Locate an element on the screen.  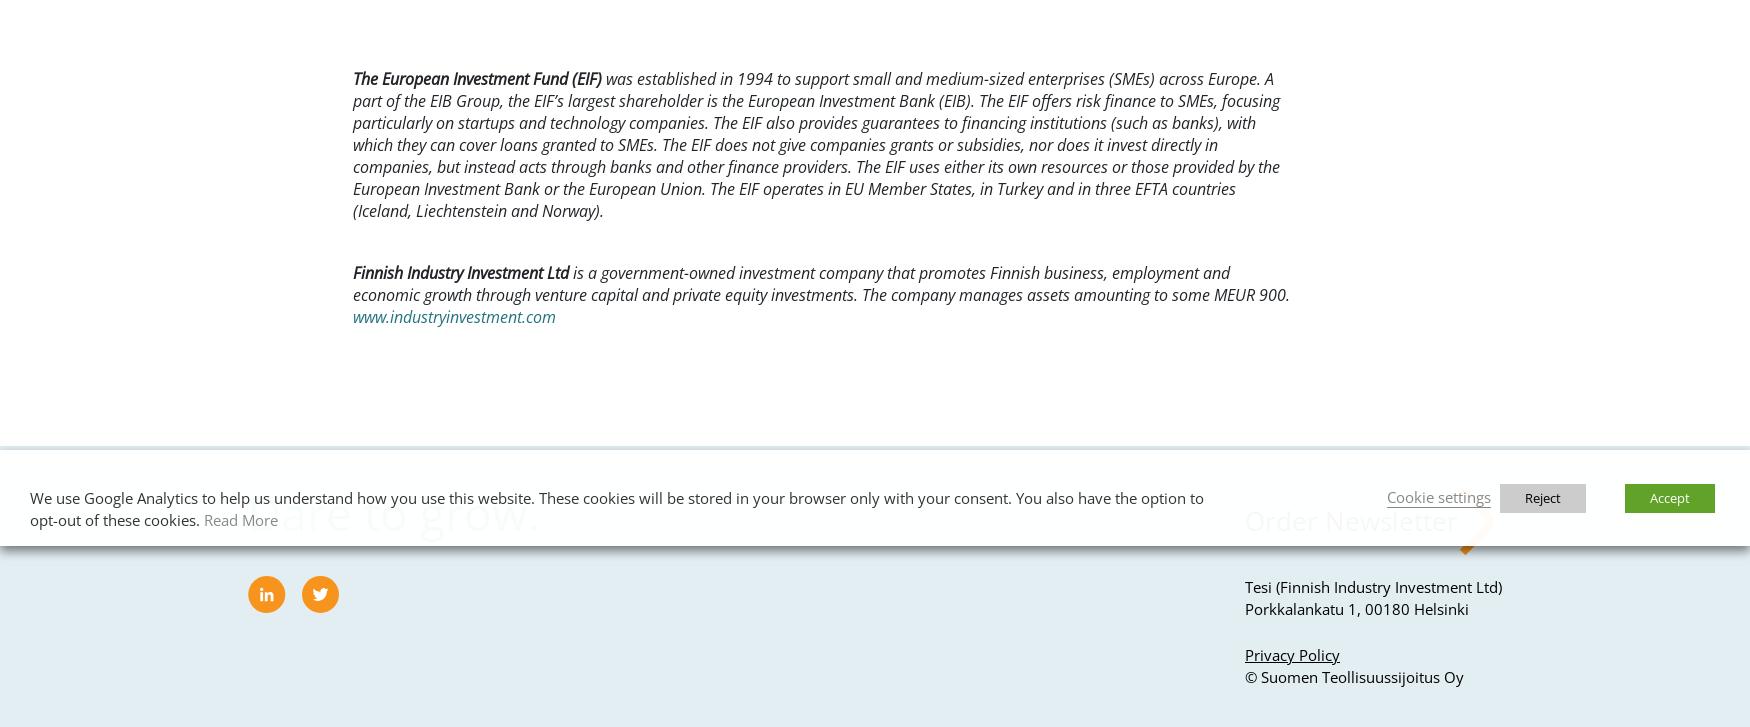
'www.industryinvestment.com' is located at coordinates (453, 316).